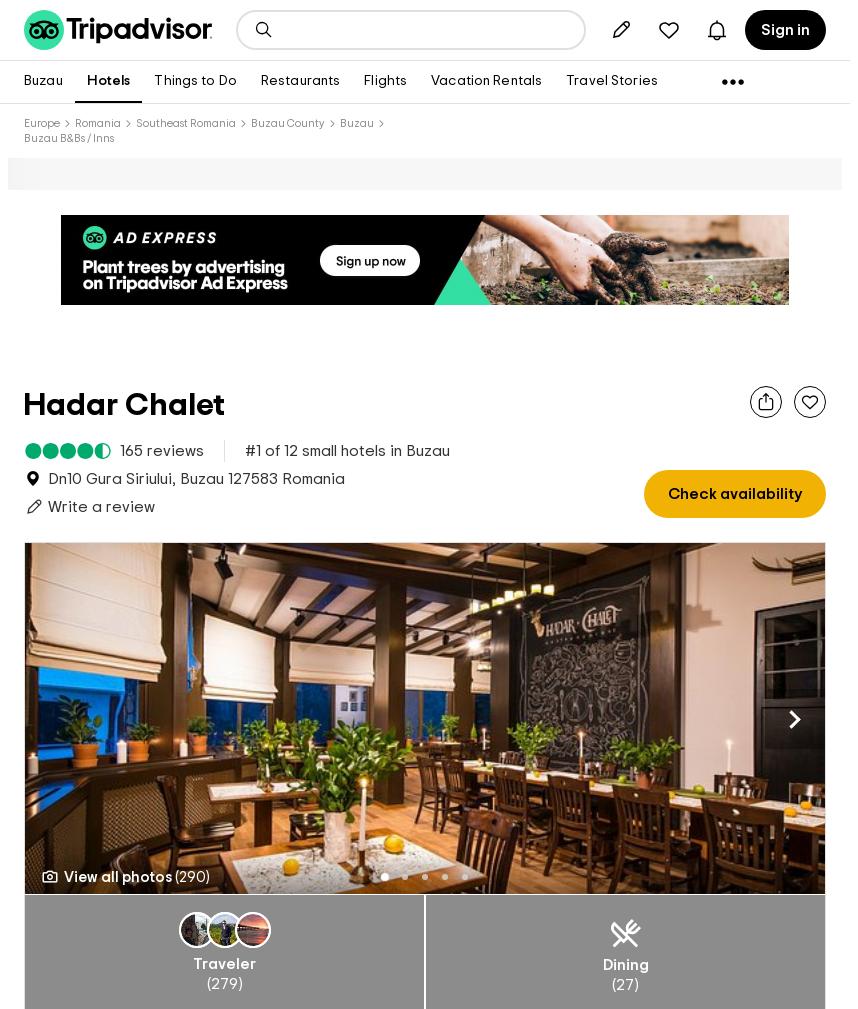 The width and height of the screenshot is (858, 1009). Describe the element at coordinates (42, 122) in the screenshot. I see `'Europe'` at that location.